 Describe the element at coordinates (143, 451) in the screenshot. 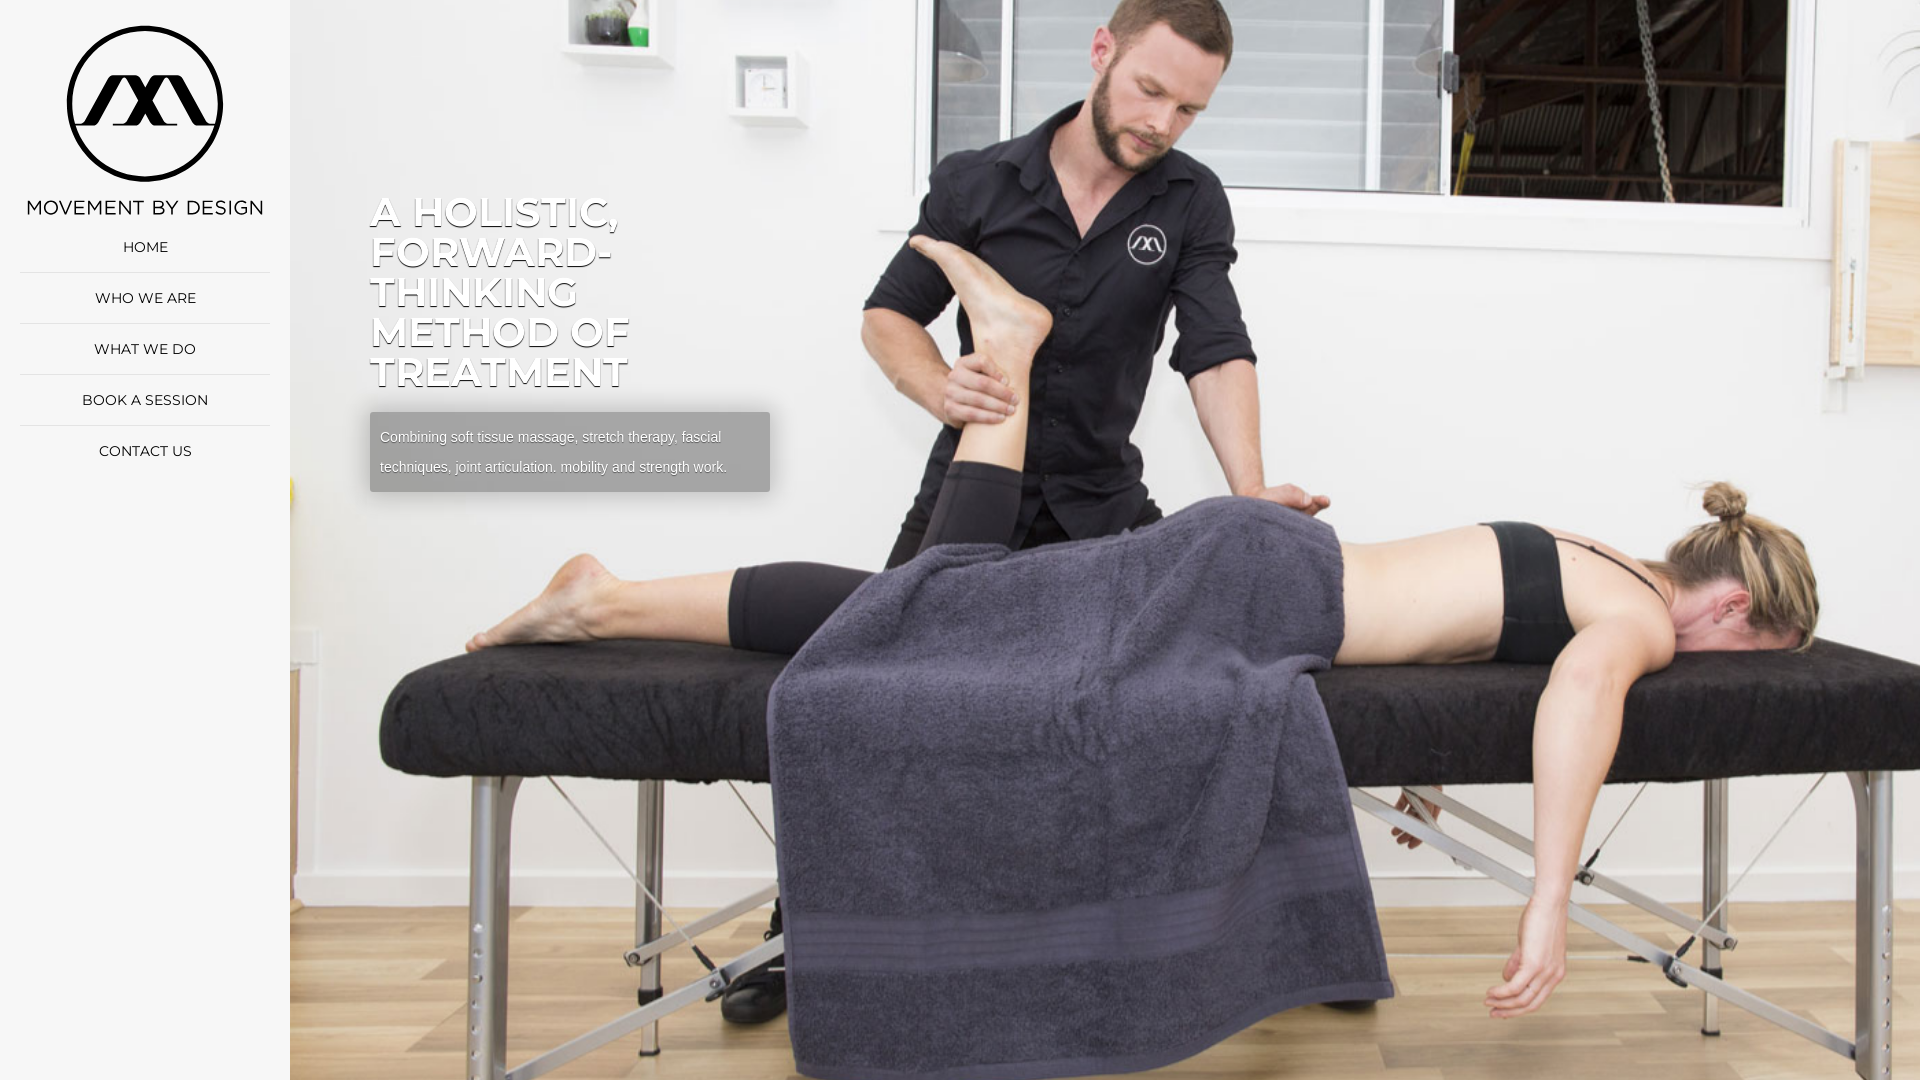

I see `'CONTACT US'` at that location.